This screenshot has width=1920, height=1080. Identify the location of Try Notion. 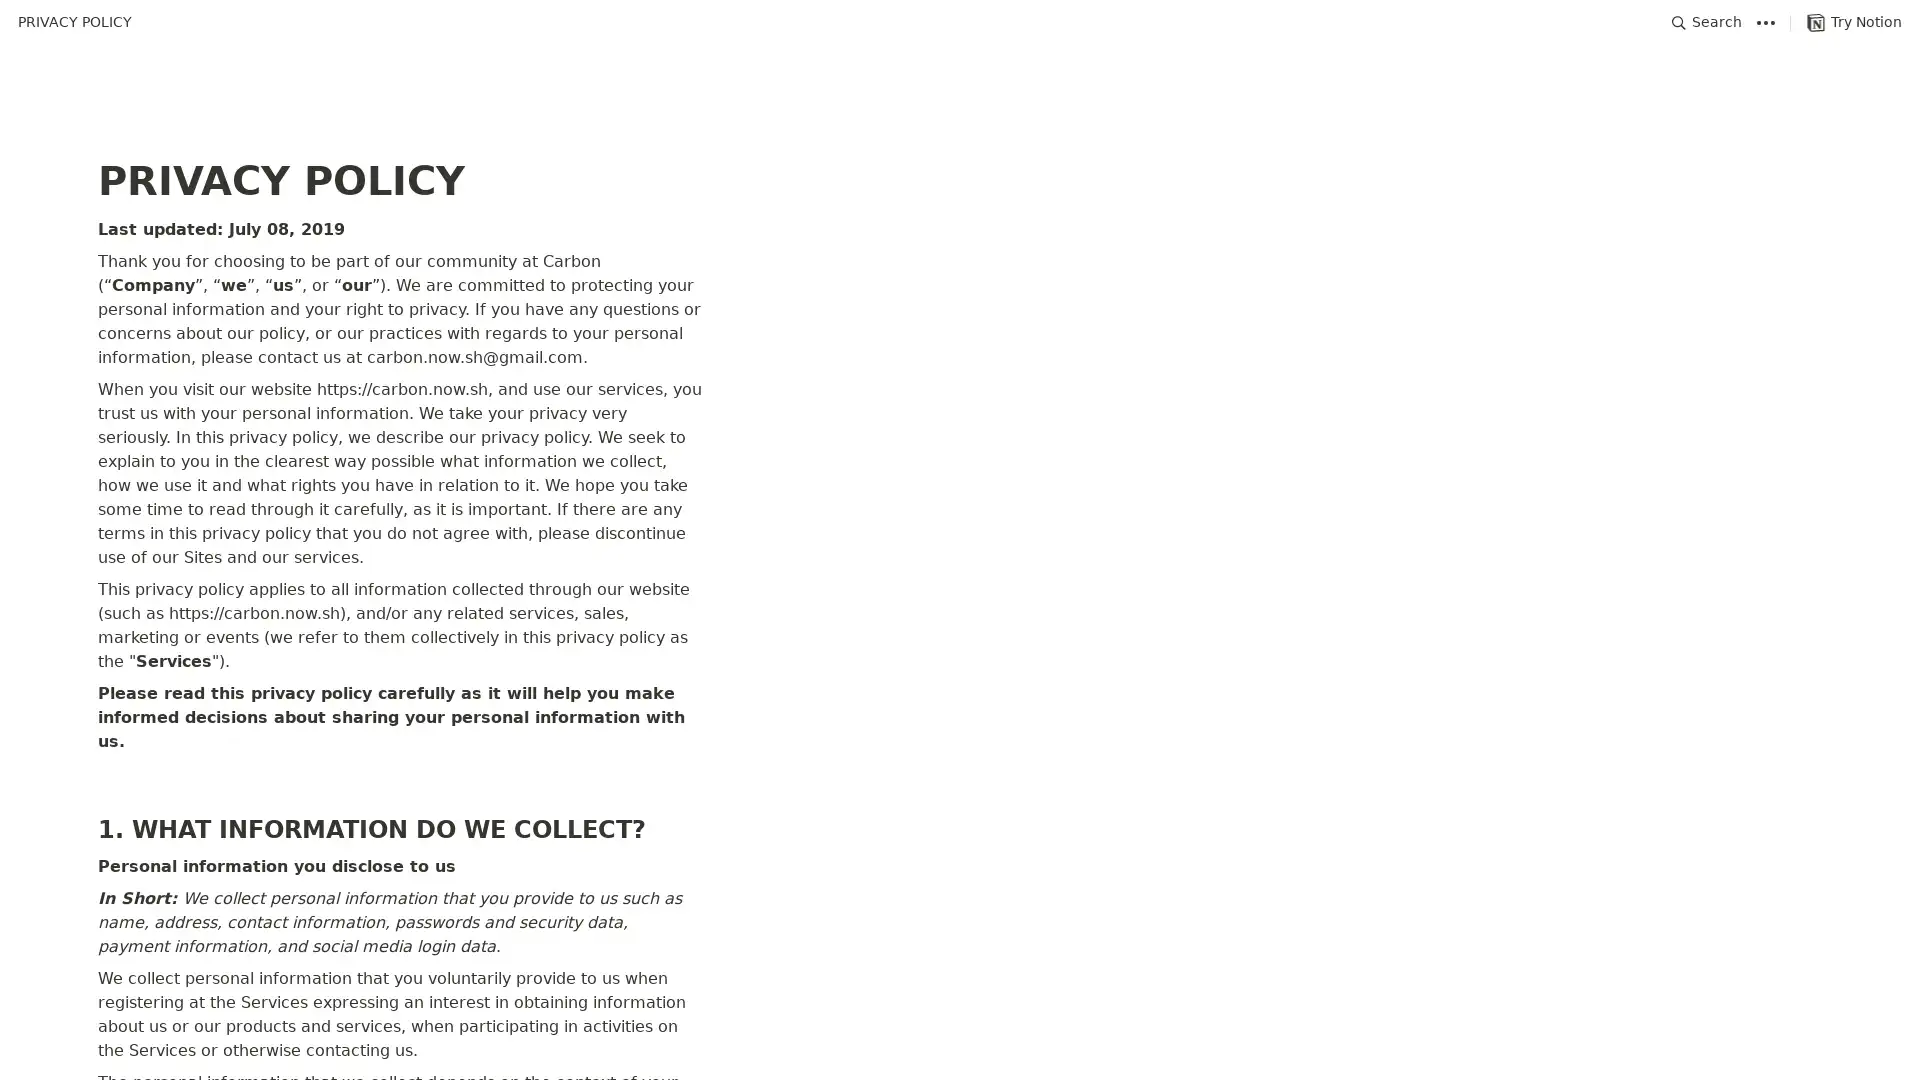
(1853, 22).